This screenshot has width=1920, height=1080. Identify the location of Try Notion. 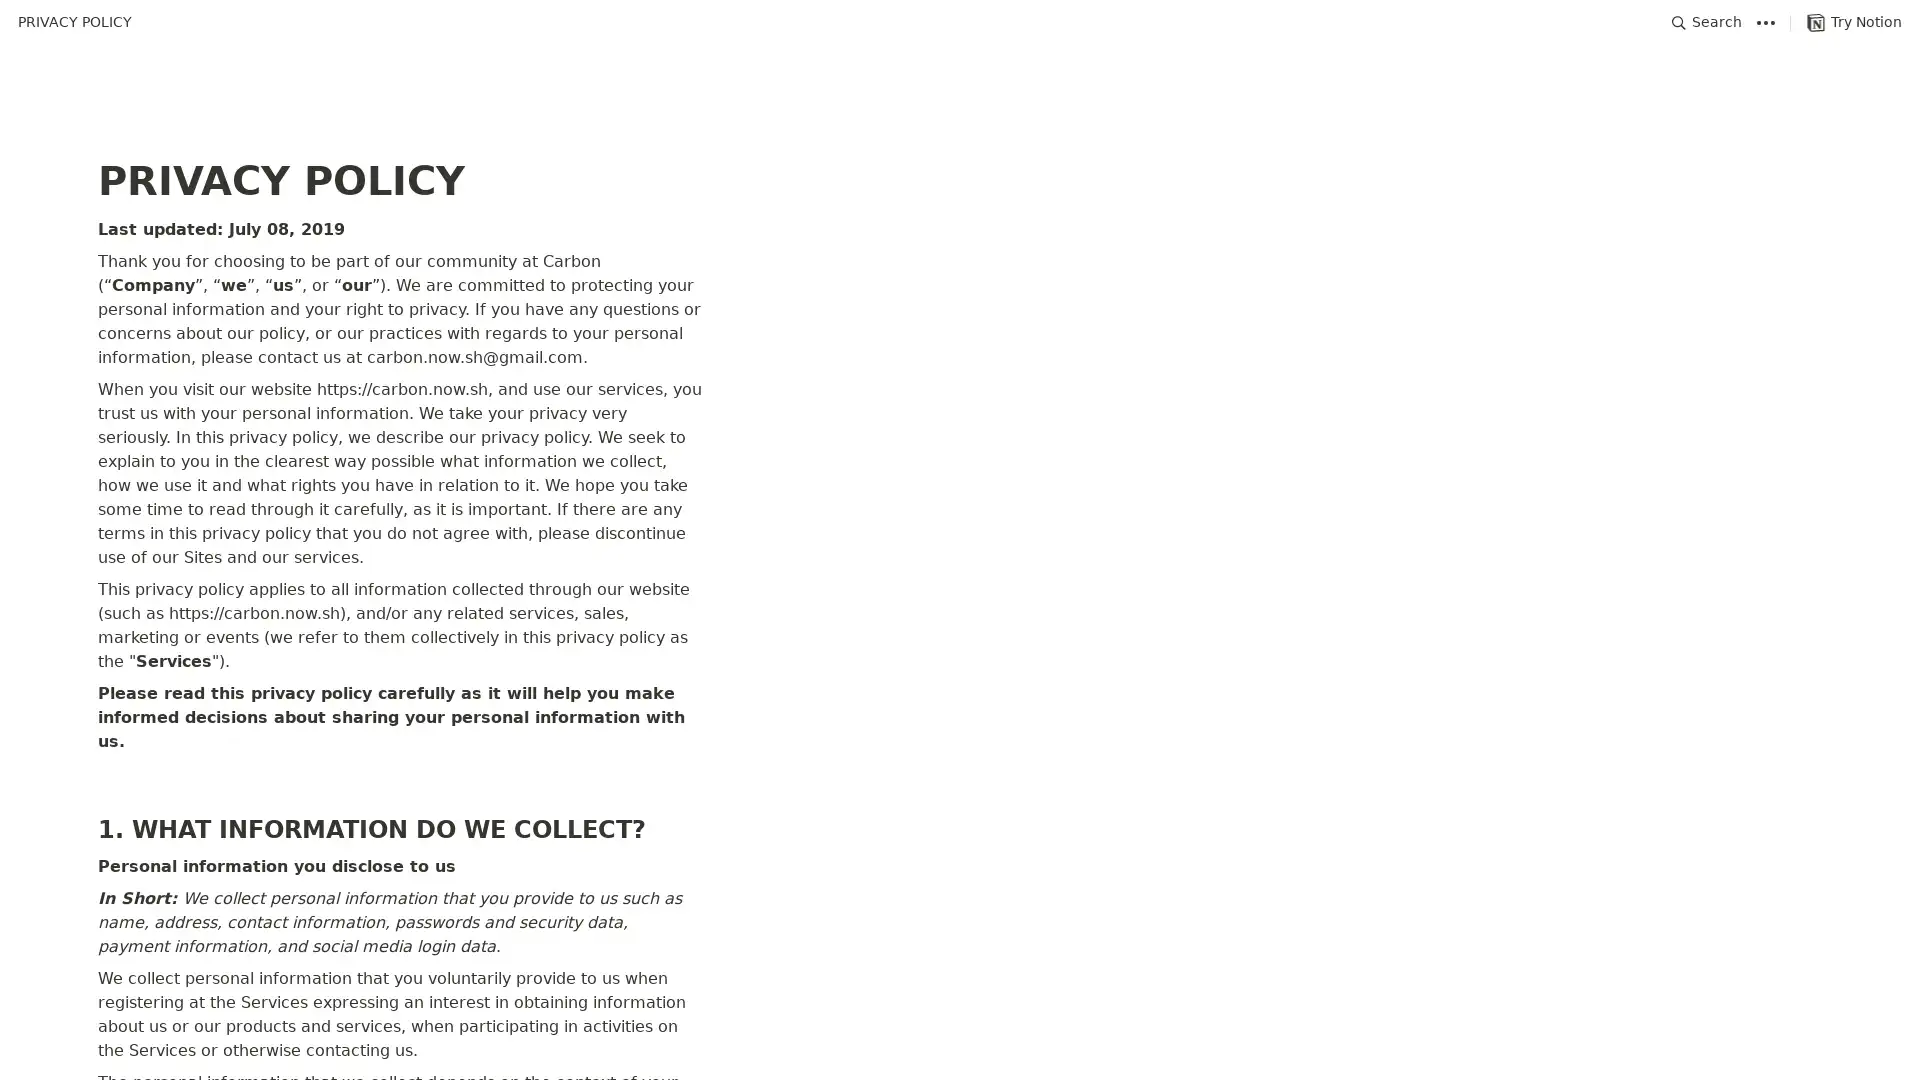
(1853, 22).